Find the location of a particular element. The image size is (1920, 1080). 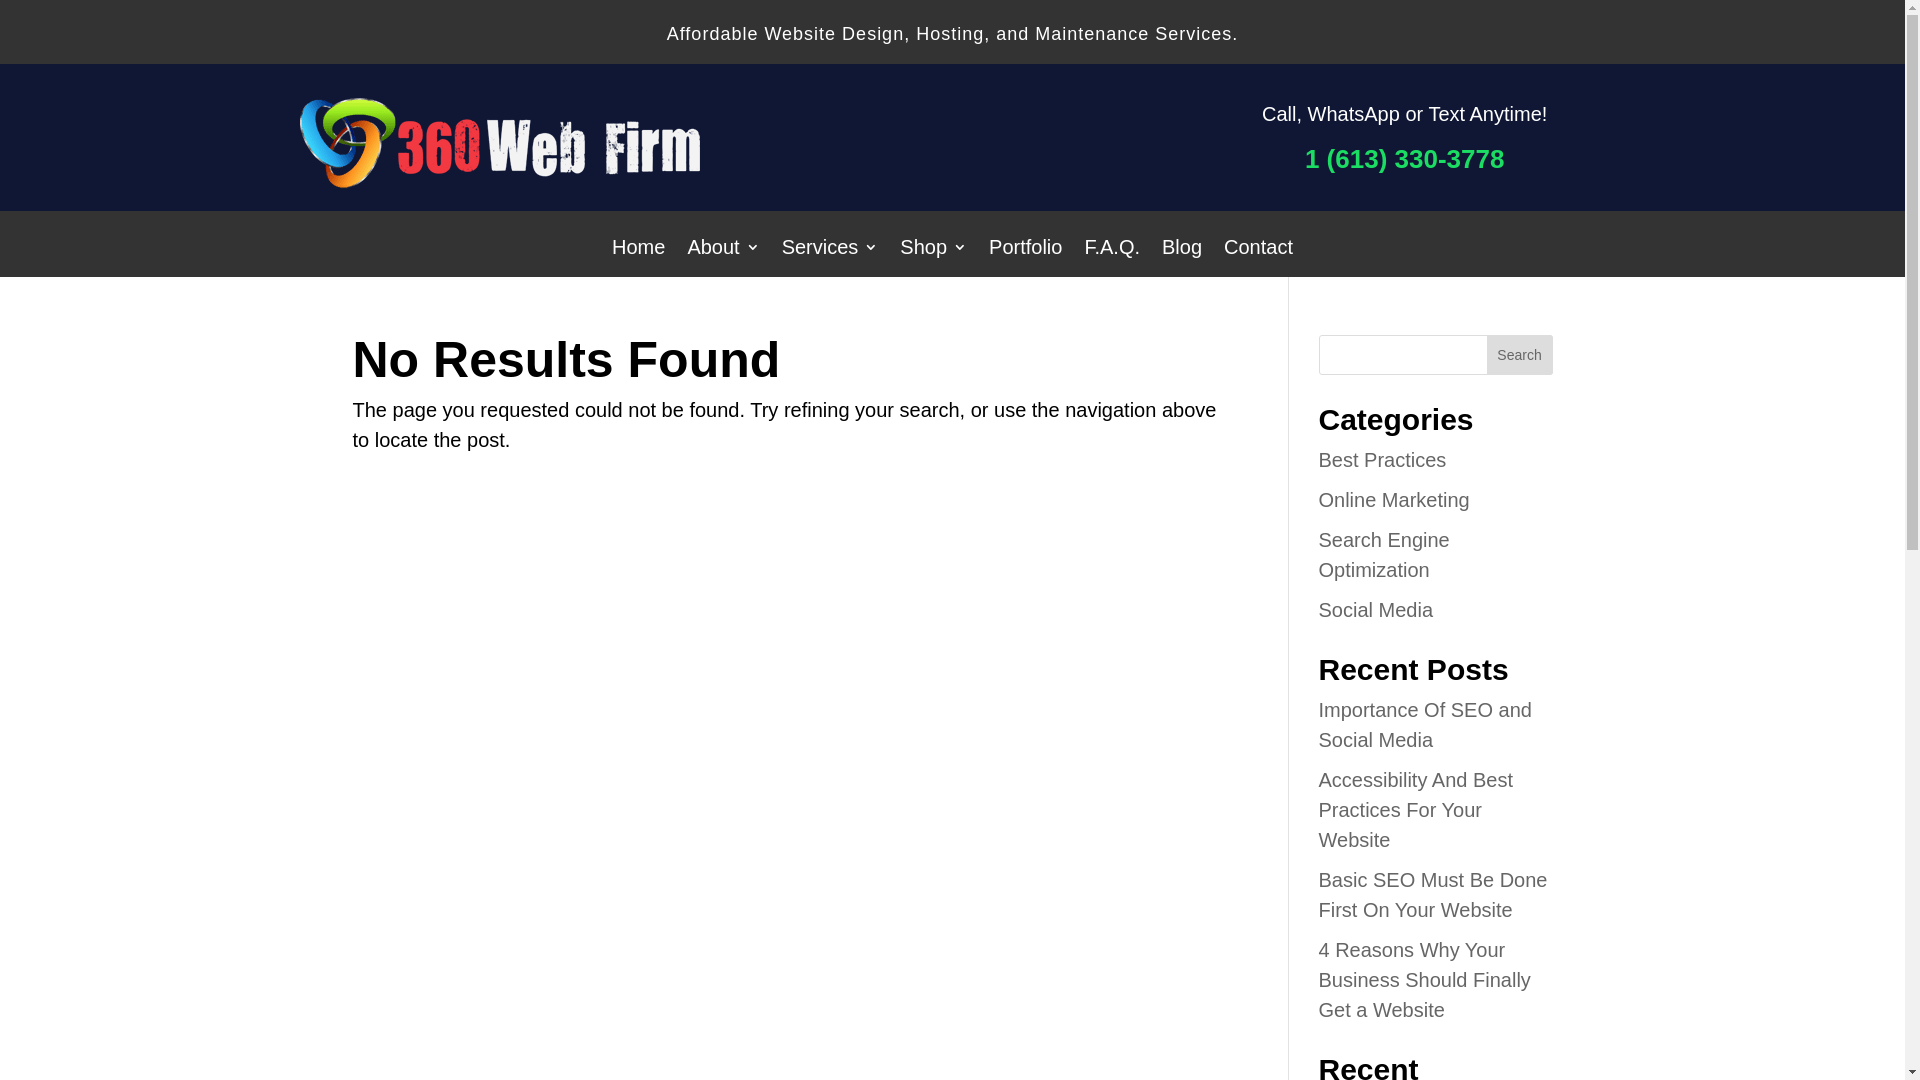

'Importance Of SEO and Social Media' is located at coordinates (1423, 725).